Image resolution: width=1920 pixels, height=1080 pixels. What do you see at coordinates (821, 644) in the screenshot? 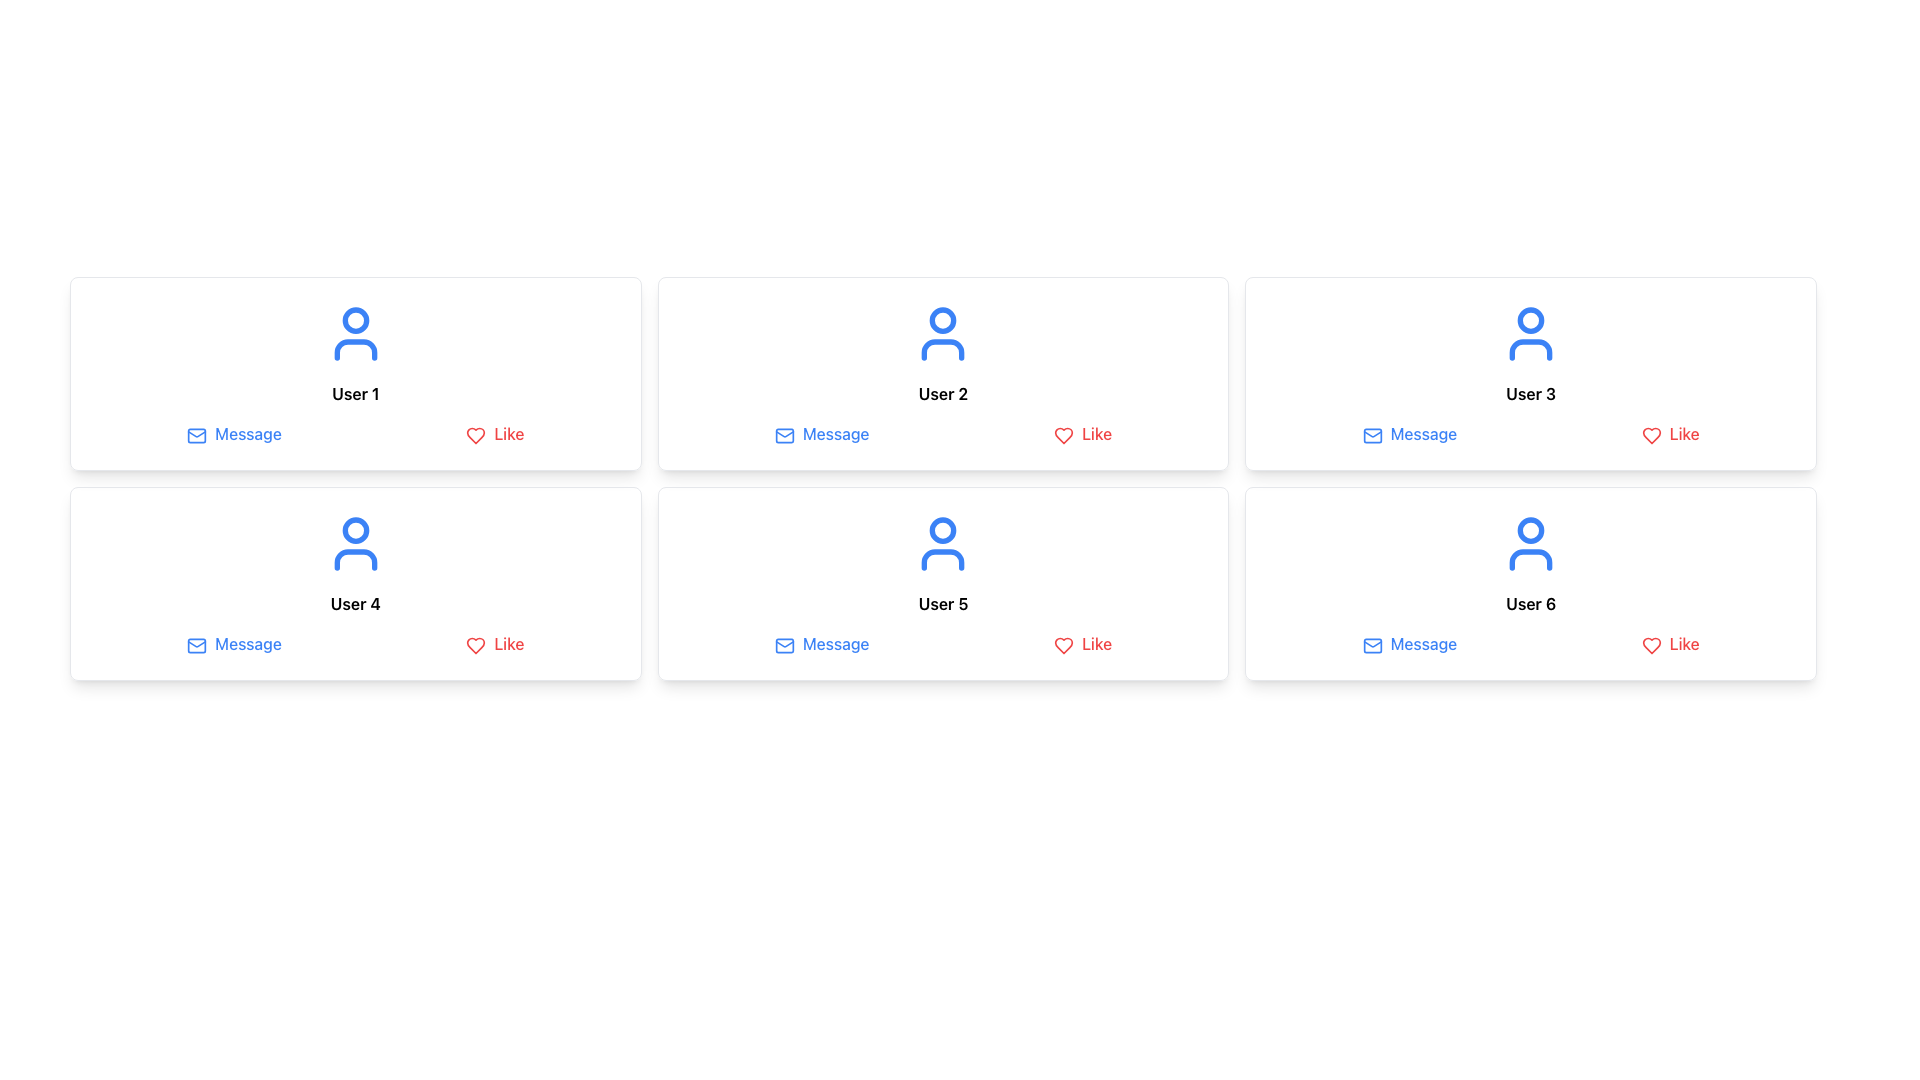
I see `the 'Message' button with an envelope icon located beneath the user profile 'User 5' to send a message` at bounding box center [821, 644].